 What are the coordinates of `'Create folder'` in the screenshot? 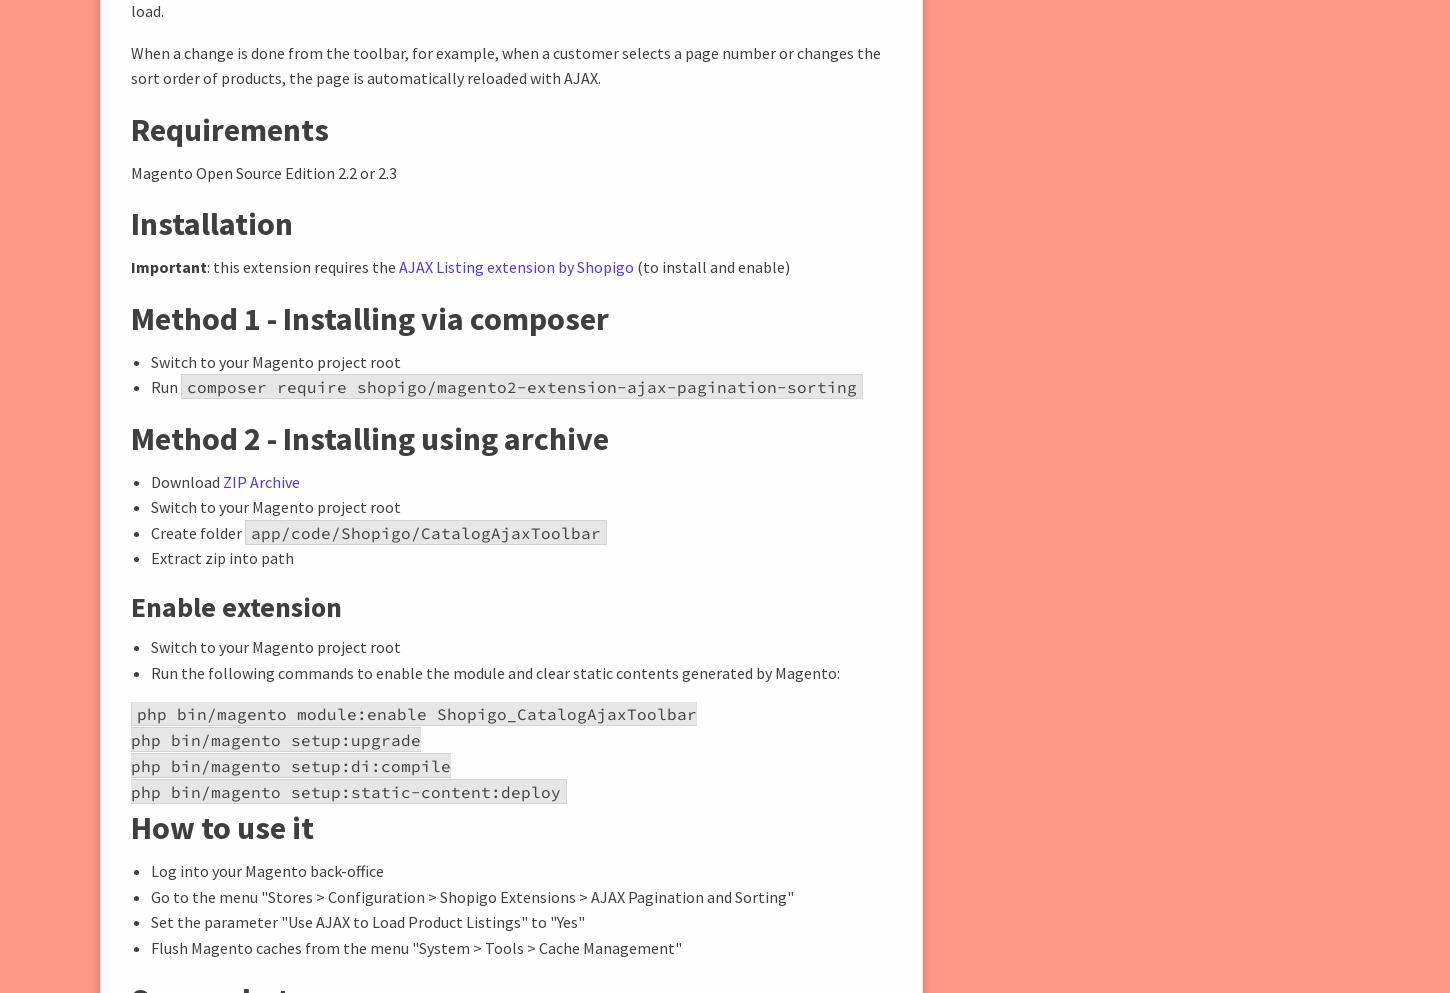 It's located at (197, 532).